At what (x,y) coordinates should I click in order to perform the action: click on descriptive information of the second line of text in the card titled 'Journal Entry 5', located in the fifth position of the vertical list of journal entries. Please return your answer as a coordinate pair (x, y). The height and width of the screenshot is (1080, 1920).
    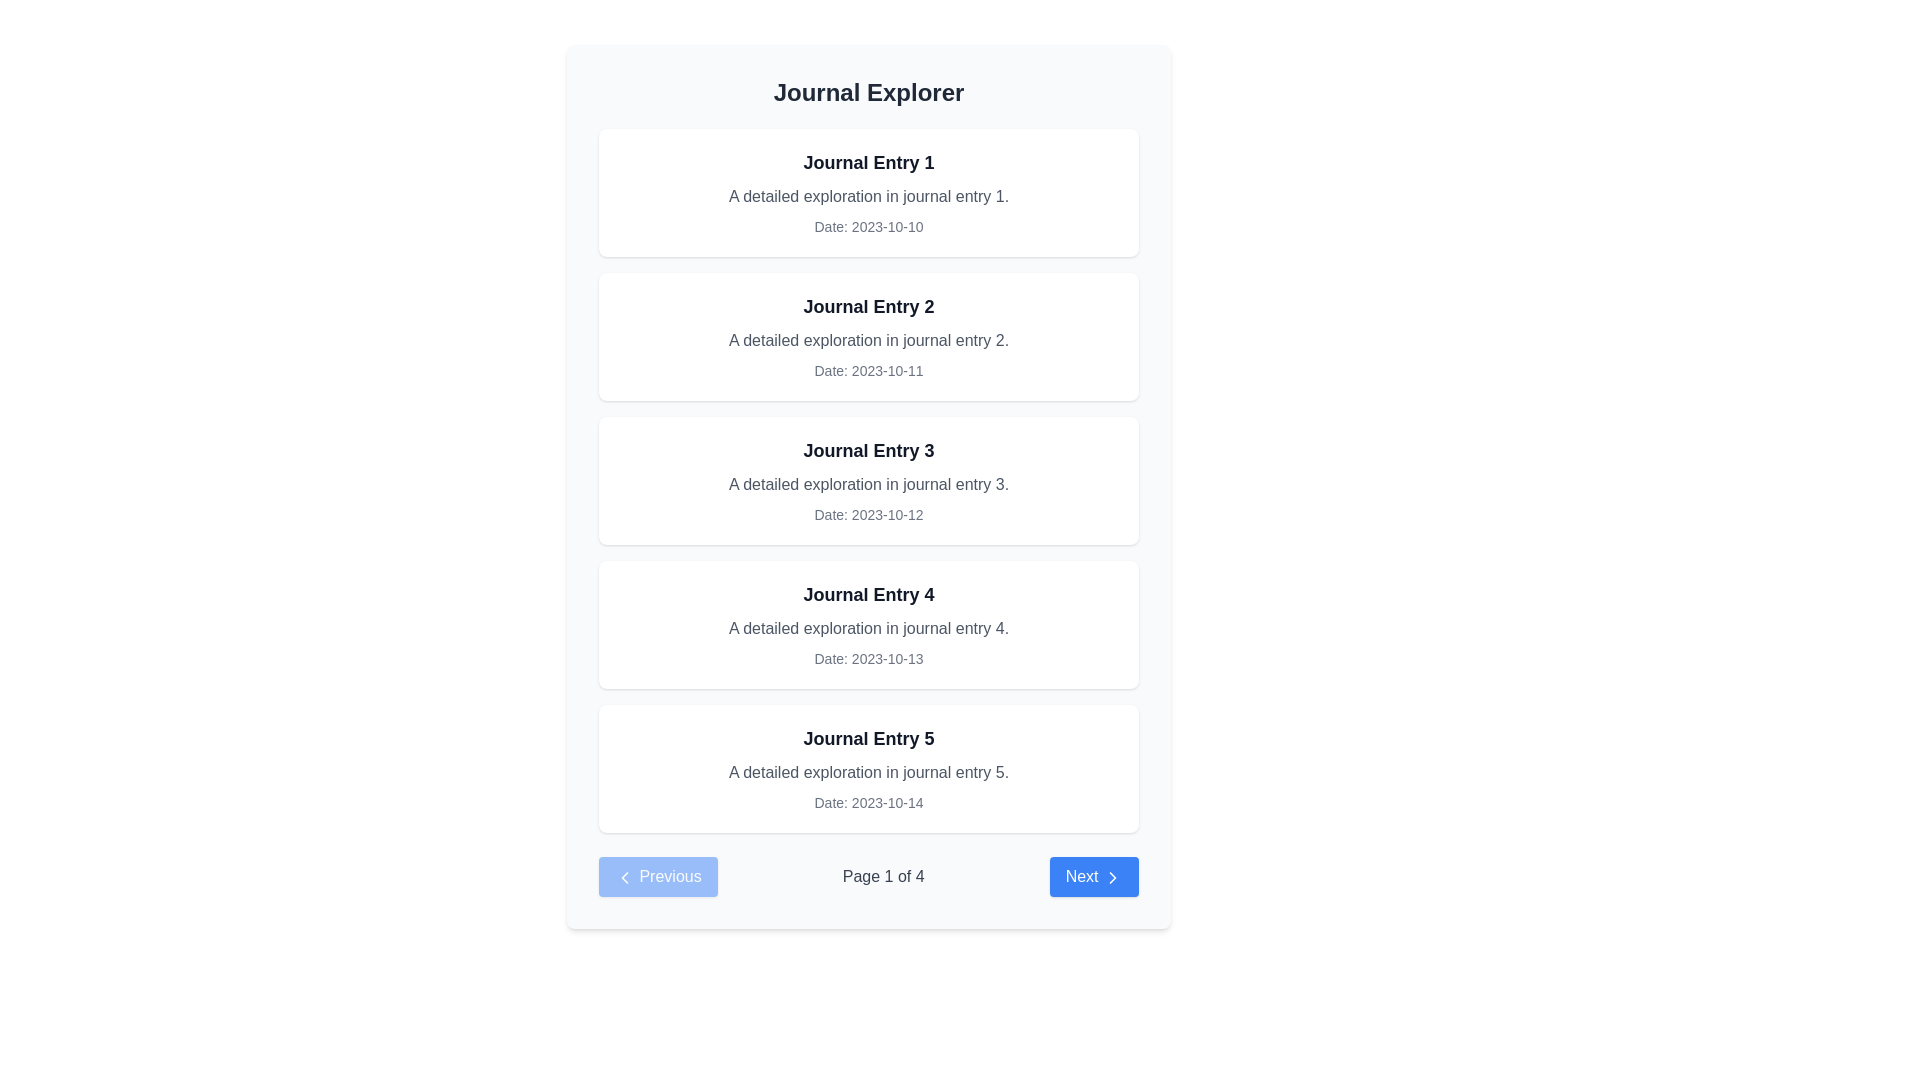
    Looking at the image, I should click on (868, 771).